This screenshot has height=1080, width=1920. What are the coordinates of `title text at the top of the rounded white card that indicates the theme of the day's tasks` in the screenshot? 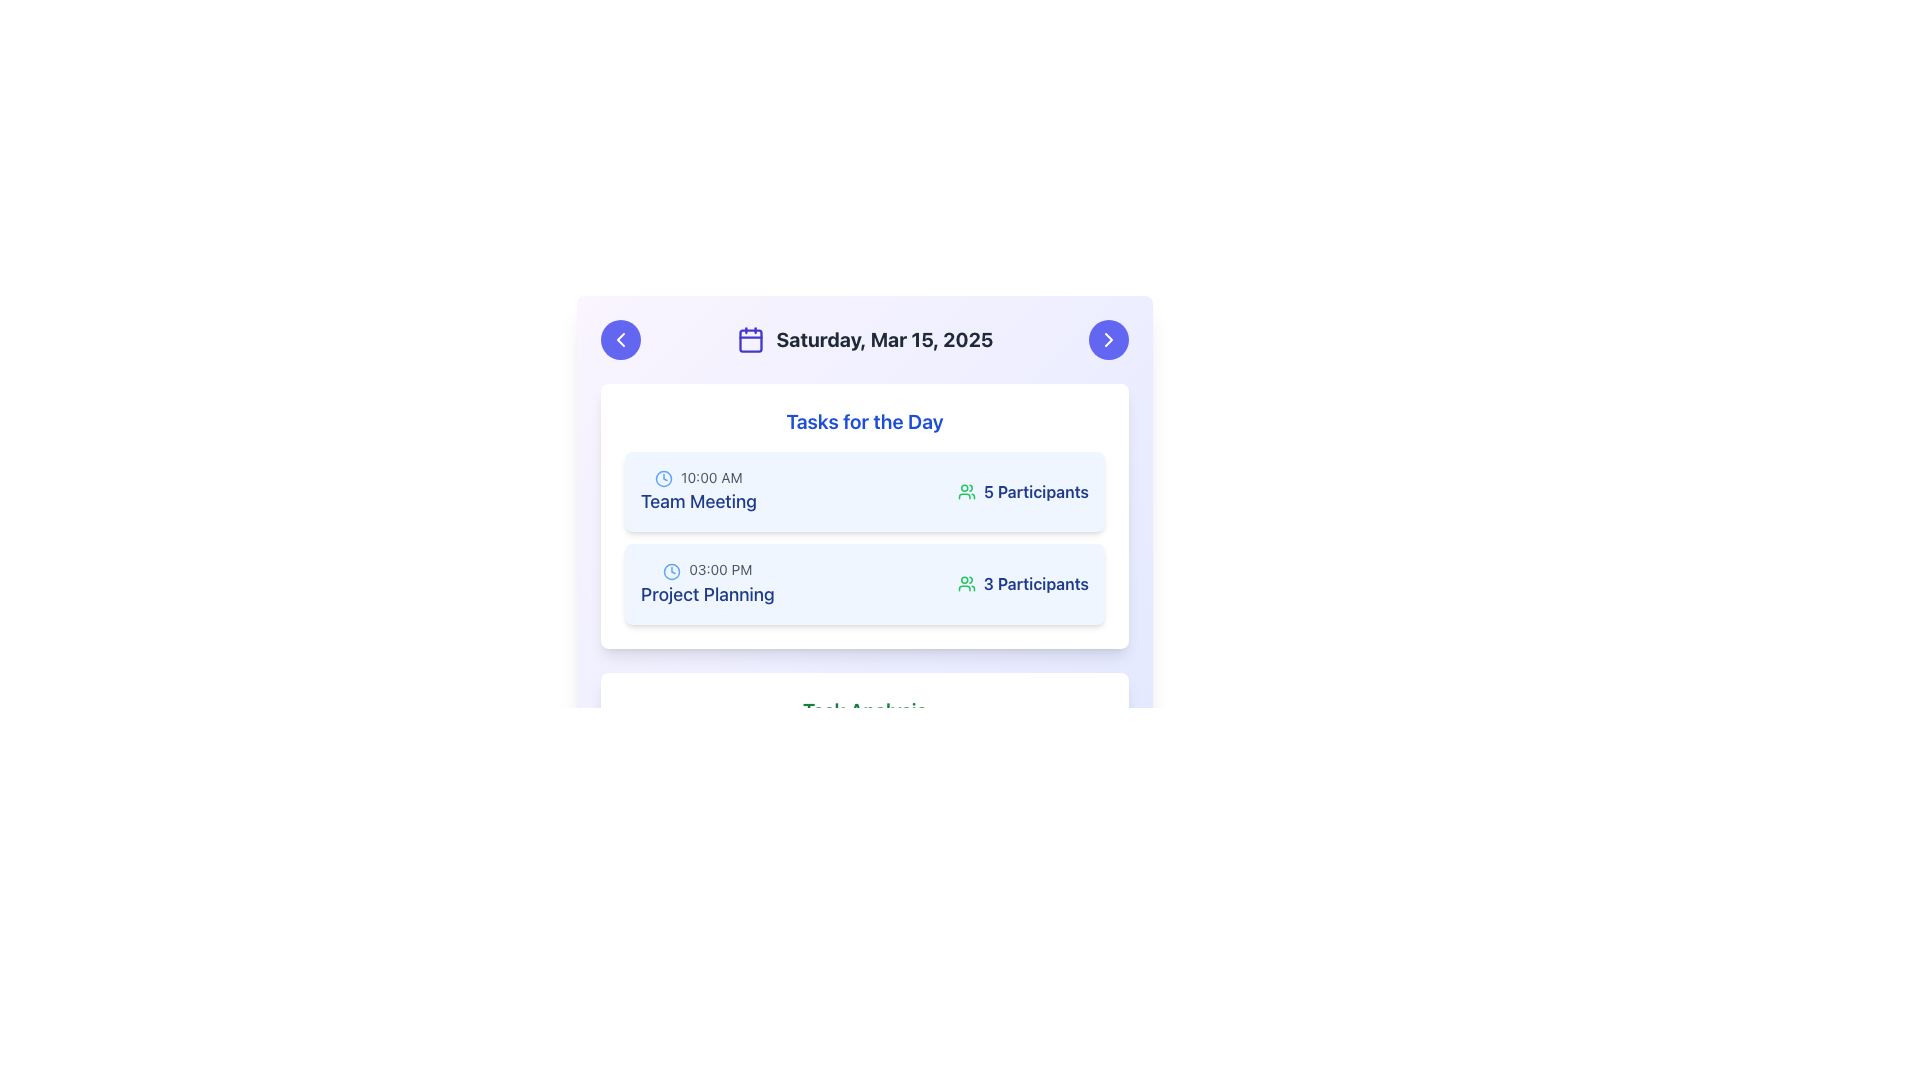 It's located at (864, 420).